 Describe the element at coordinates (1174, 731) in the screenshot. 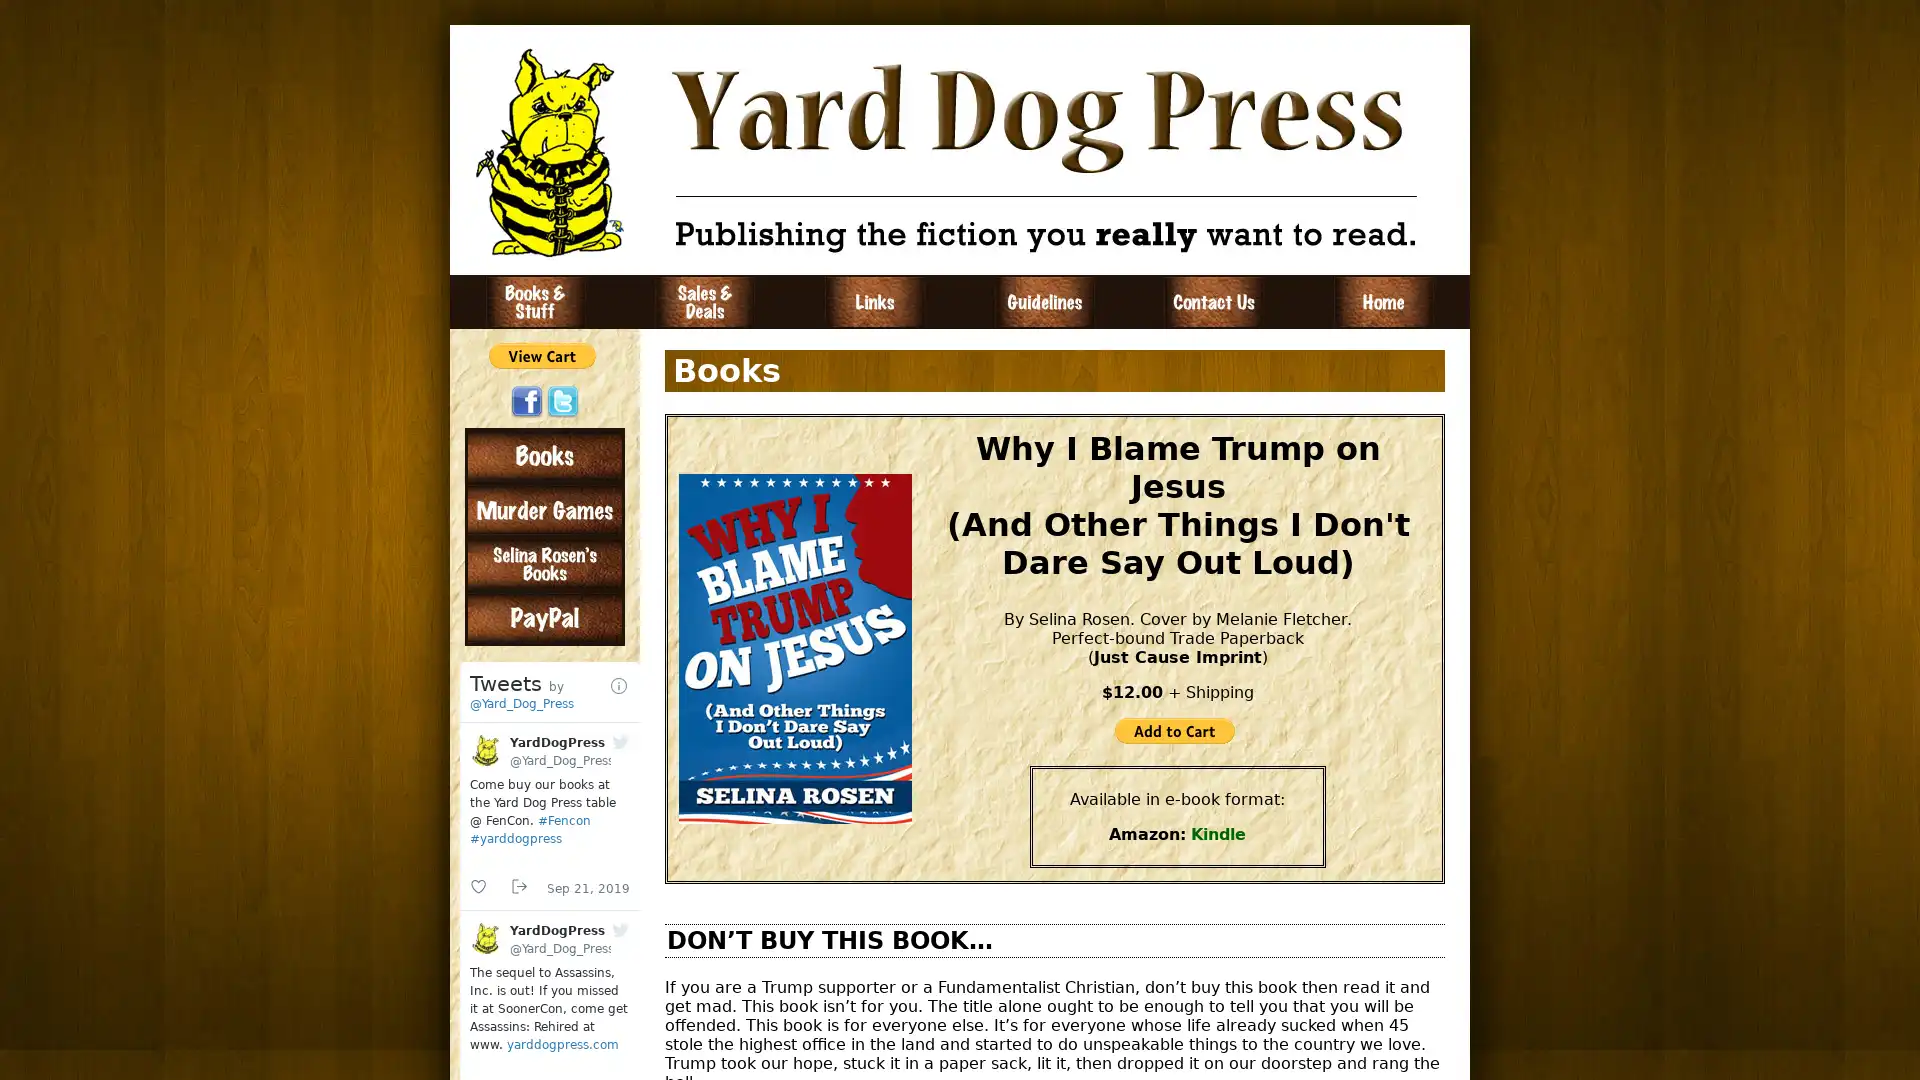

I see `PayPal - The safer, easier way to pay online!` at that location.